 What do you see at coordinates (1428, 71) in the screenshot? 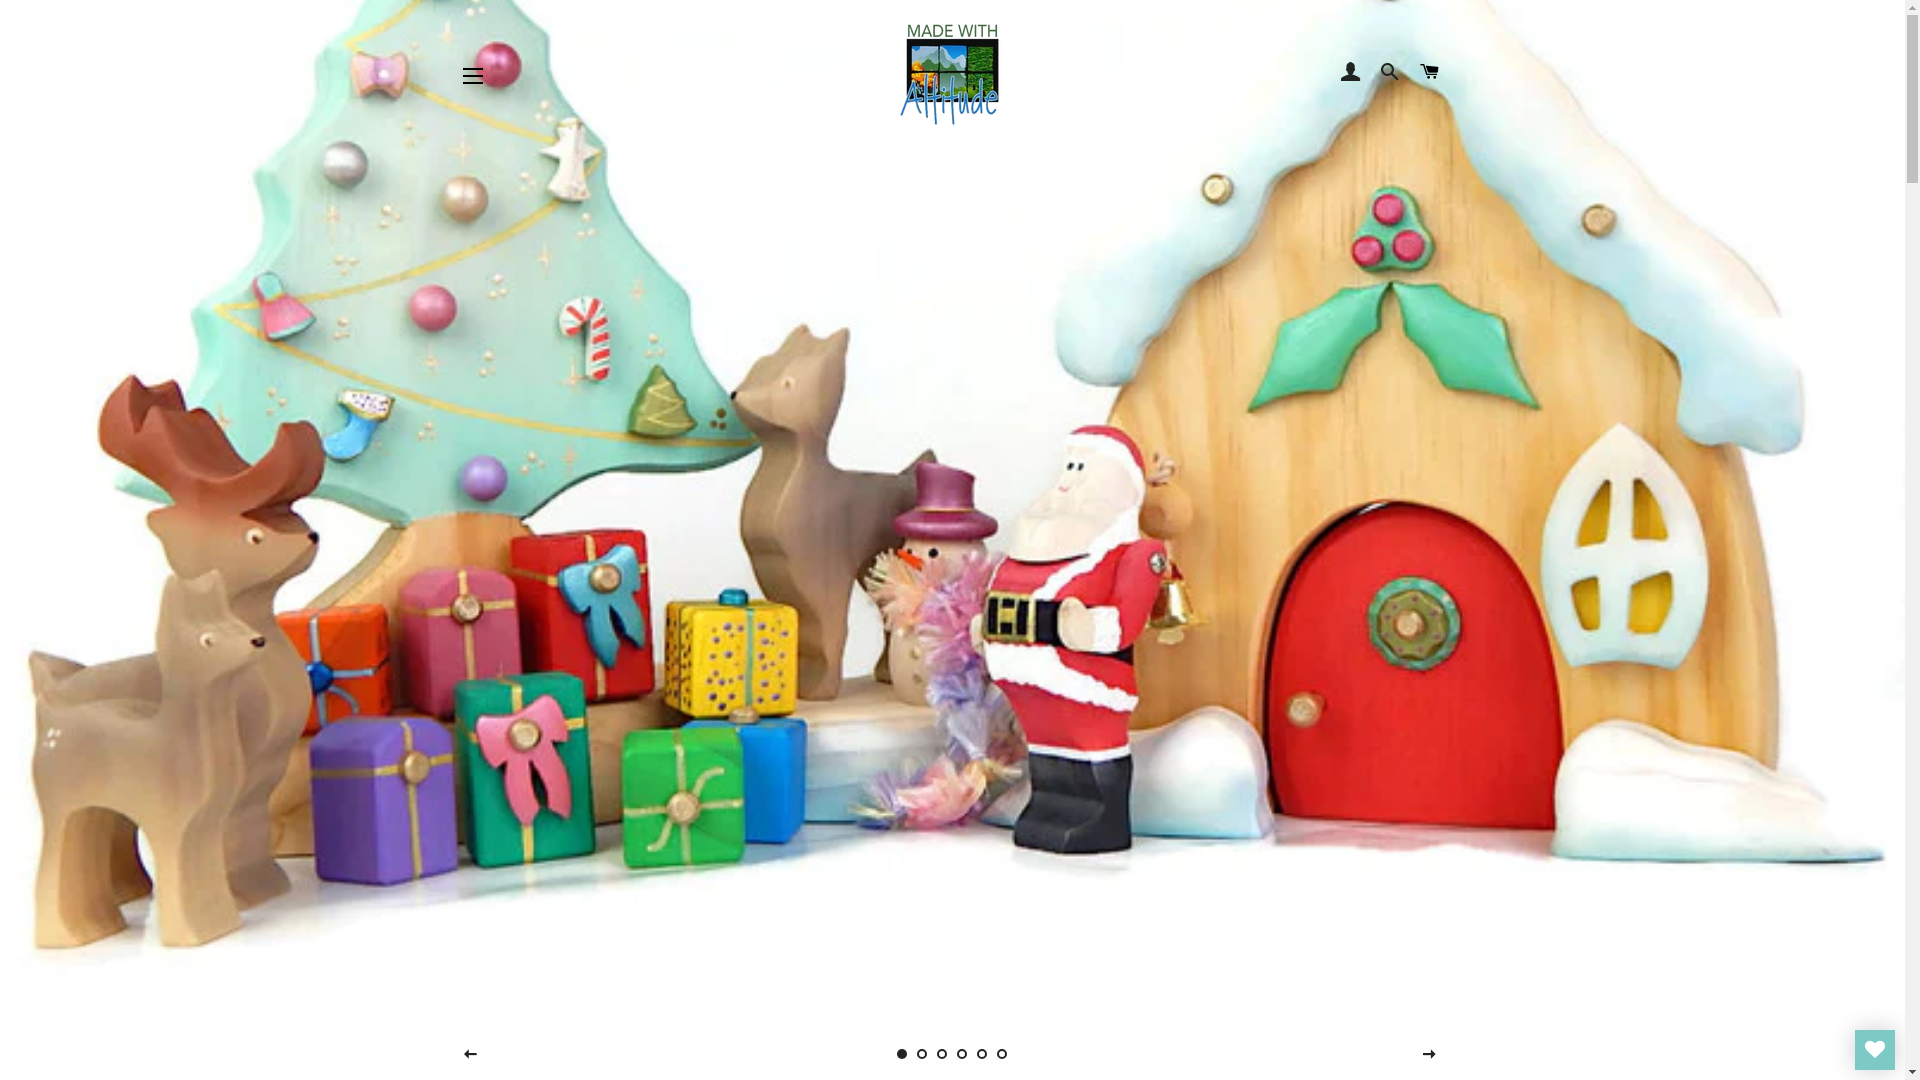
I see `'CART'` at bounding box center [1428, 71].